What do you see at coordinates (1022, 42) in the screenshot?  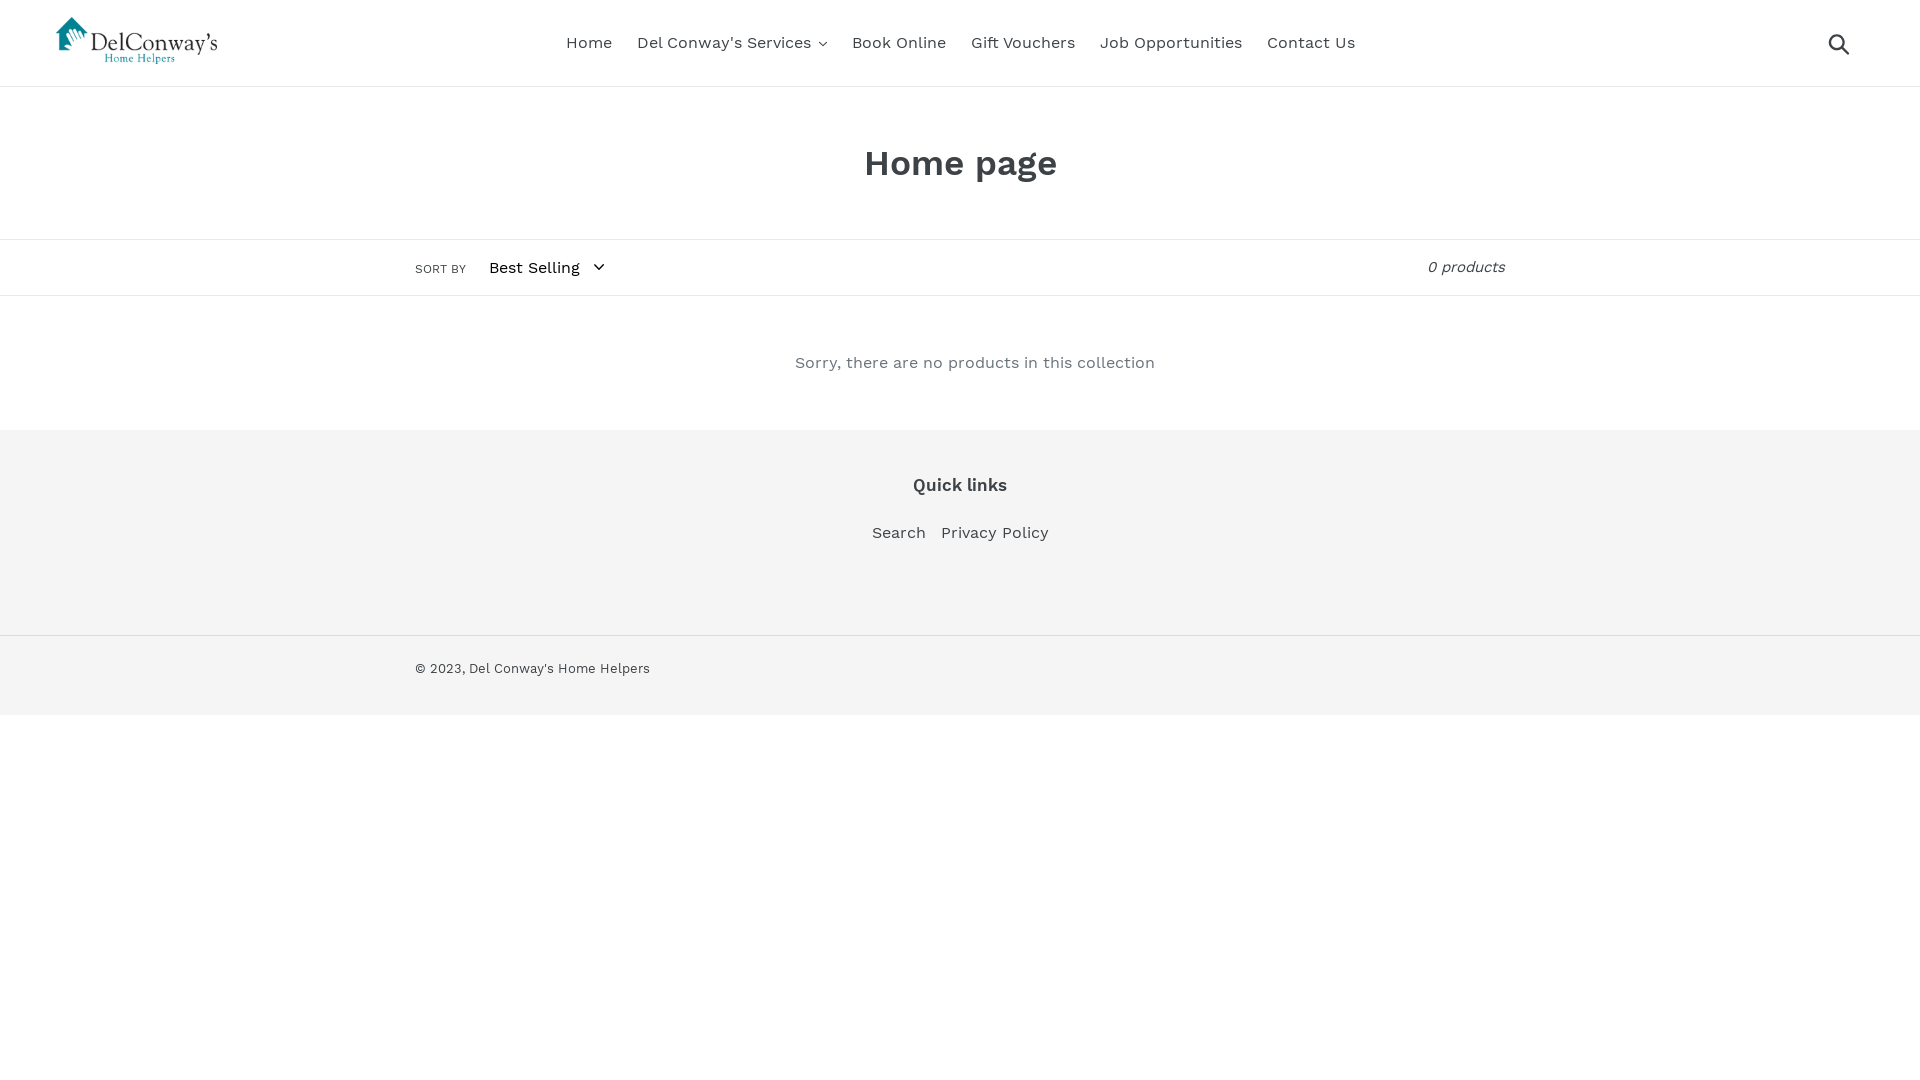 I see `'Gift Vouchers'` at bounding box center [1022, 42].